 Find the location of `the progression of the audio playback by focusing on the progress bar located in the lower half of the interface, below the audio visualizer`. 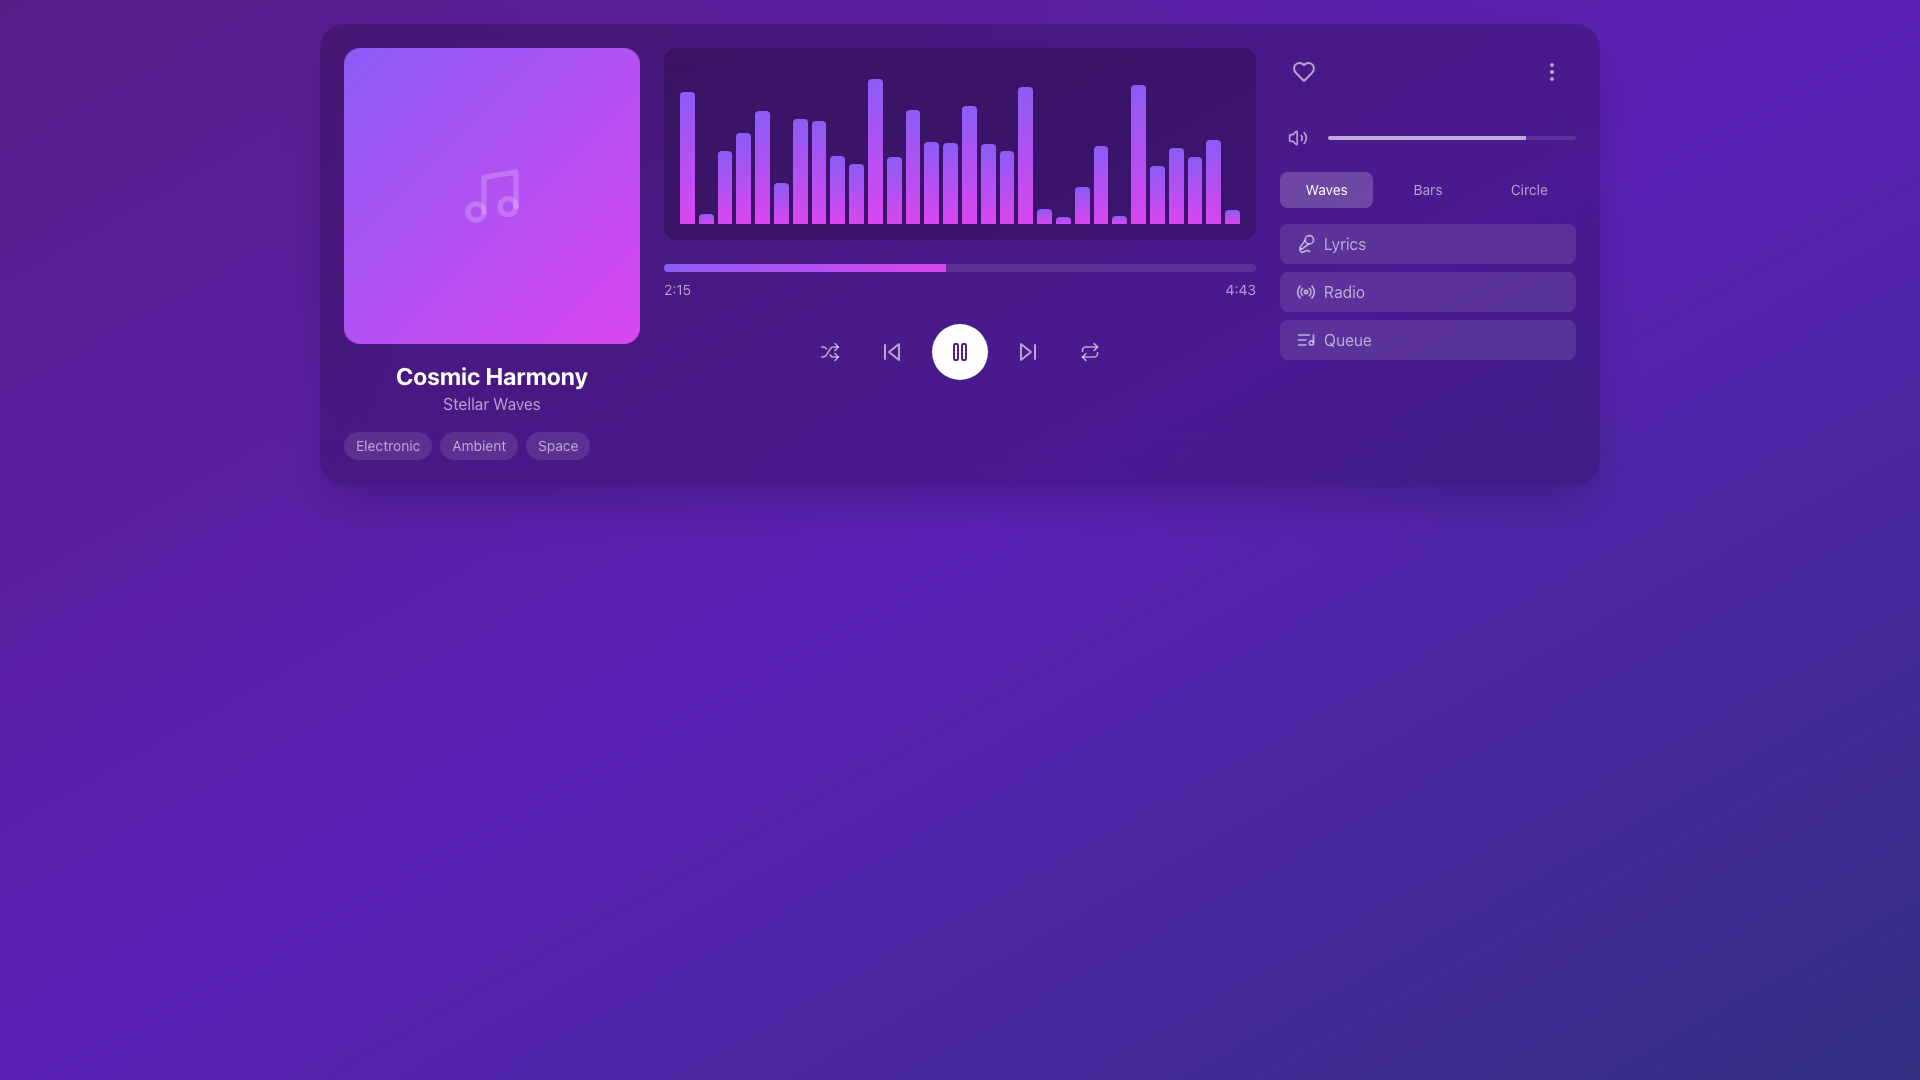

the progression of the audio playback by focusing on the progress bar located in the lower half of the interface, below the audio visualizer is located at coordinates (805, 266).